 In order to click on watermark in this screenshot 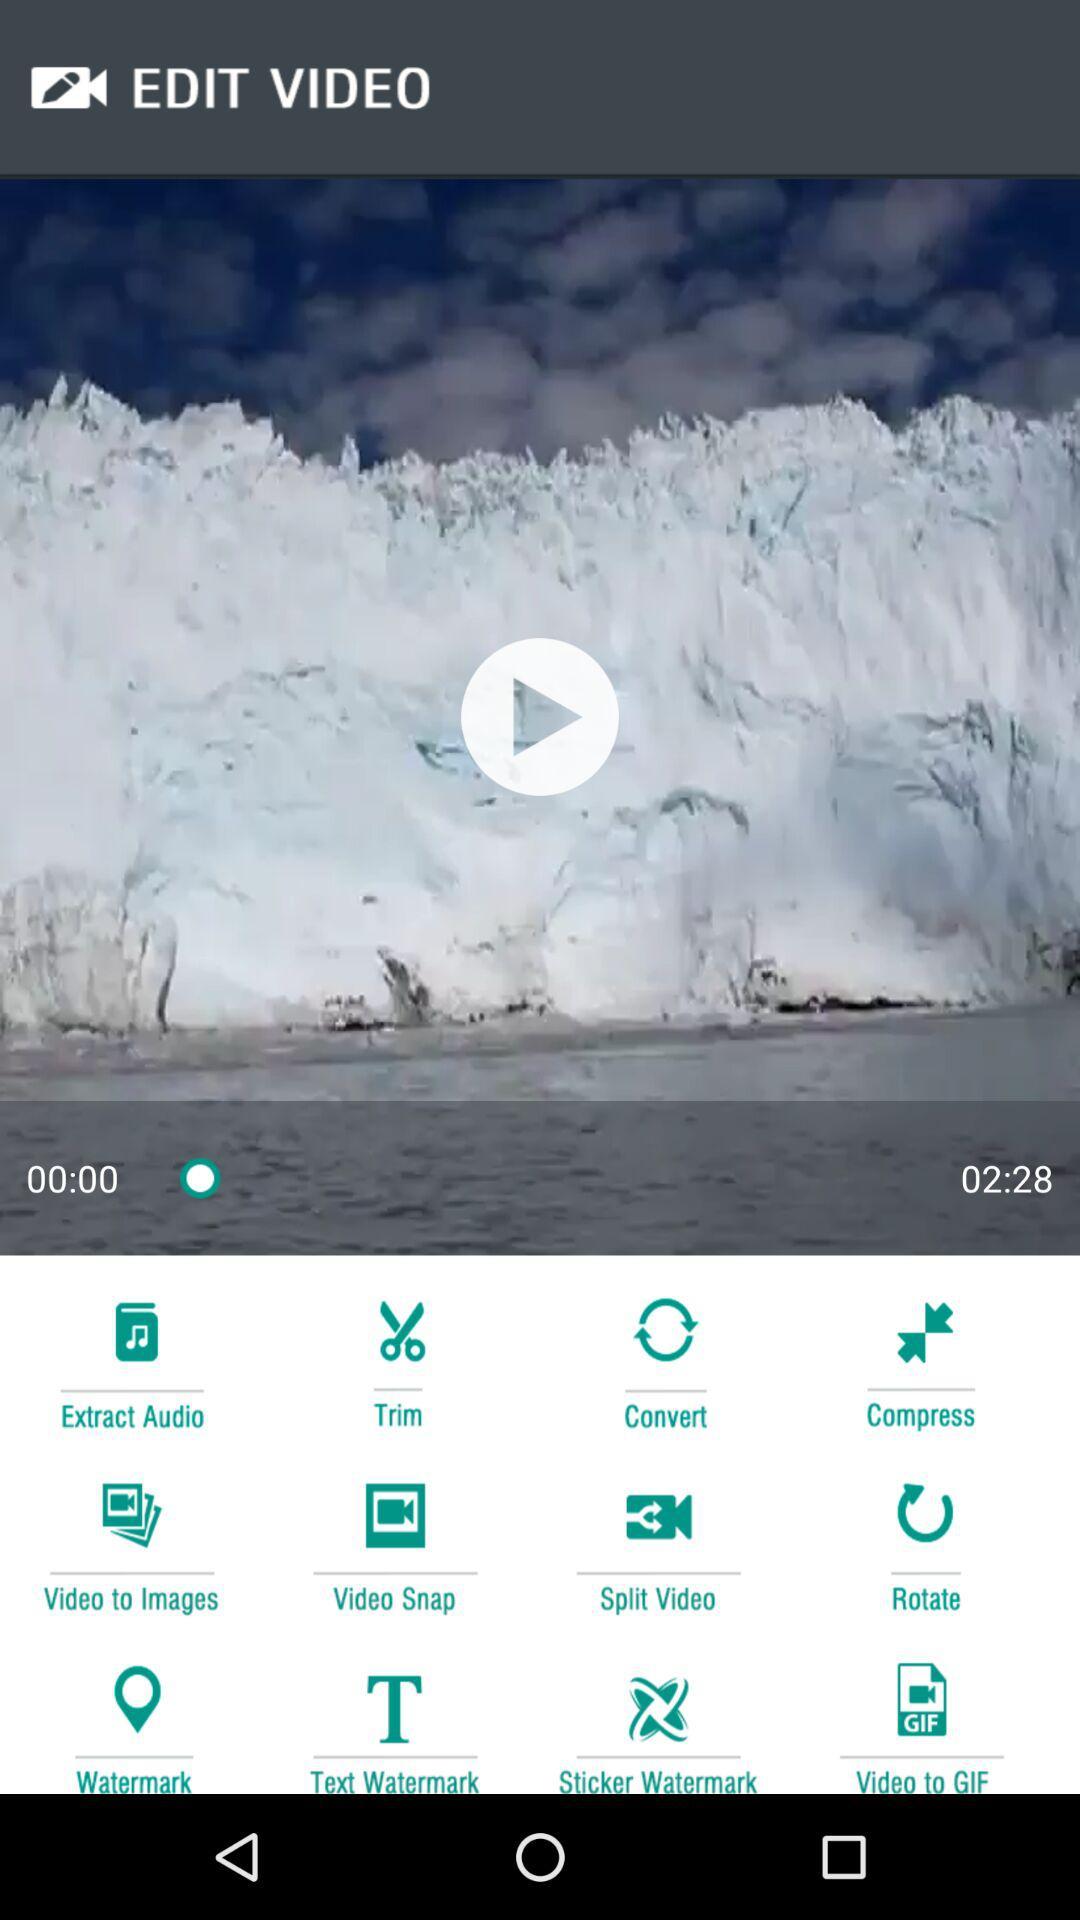, I will do `click(658, 1717)`.